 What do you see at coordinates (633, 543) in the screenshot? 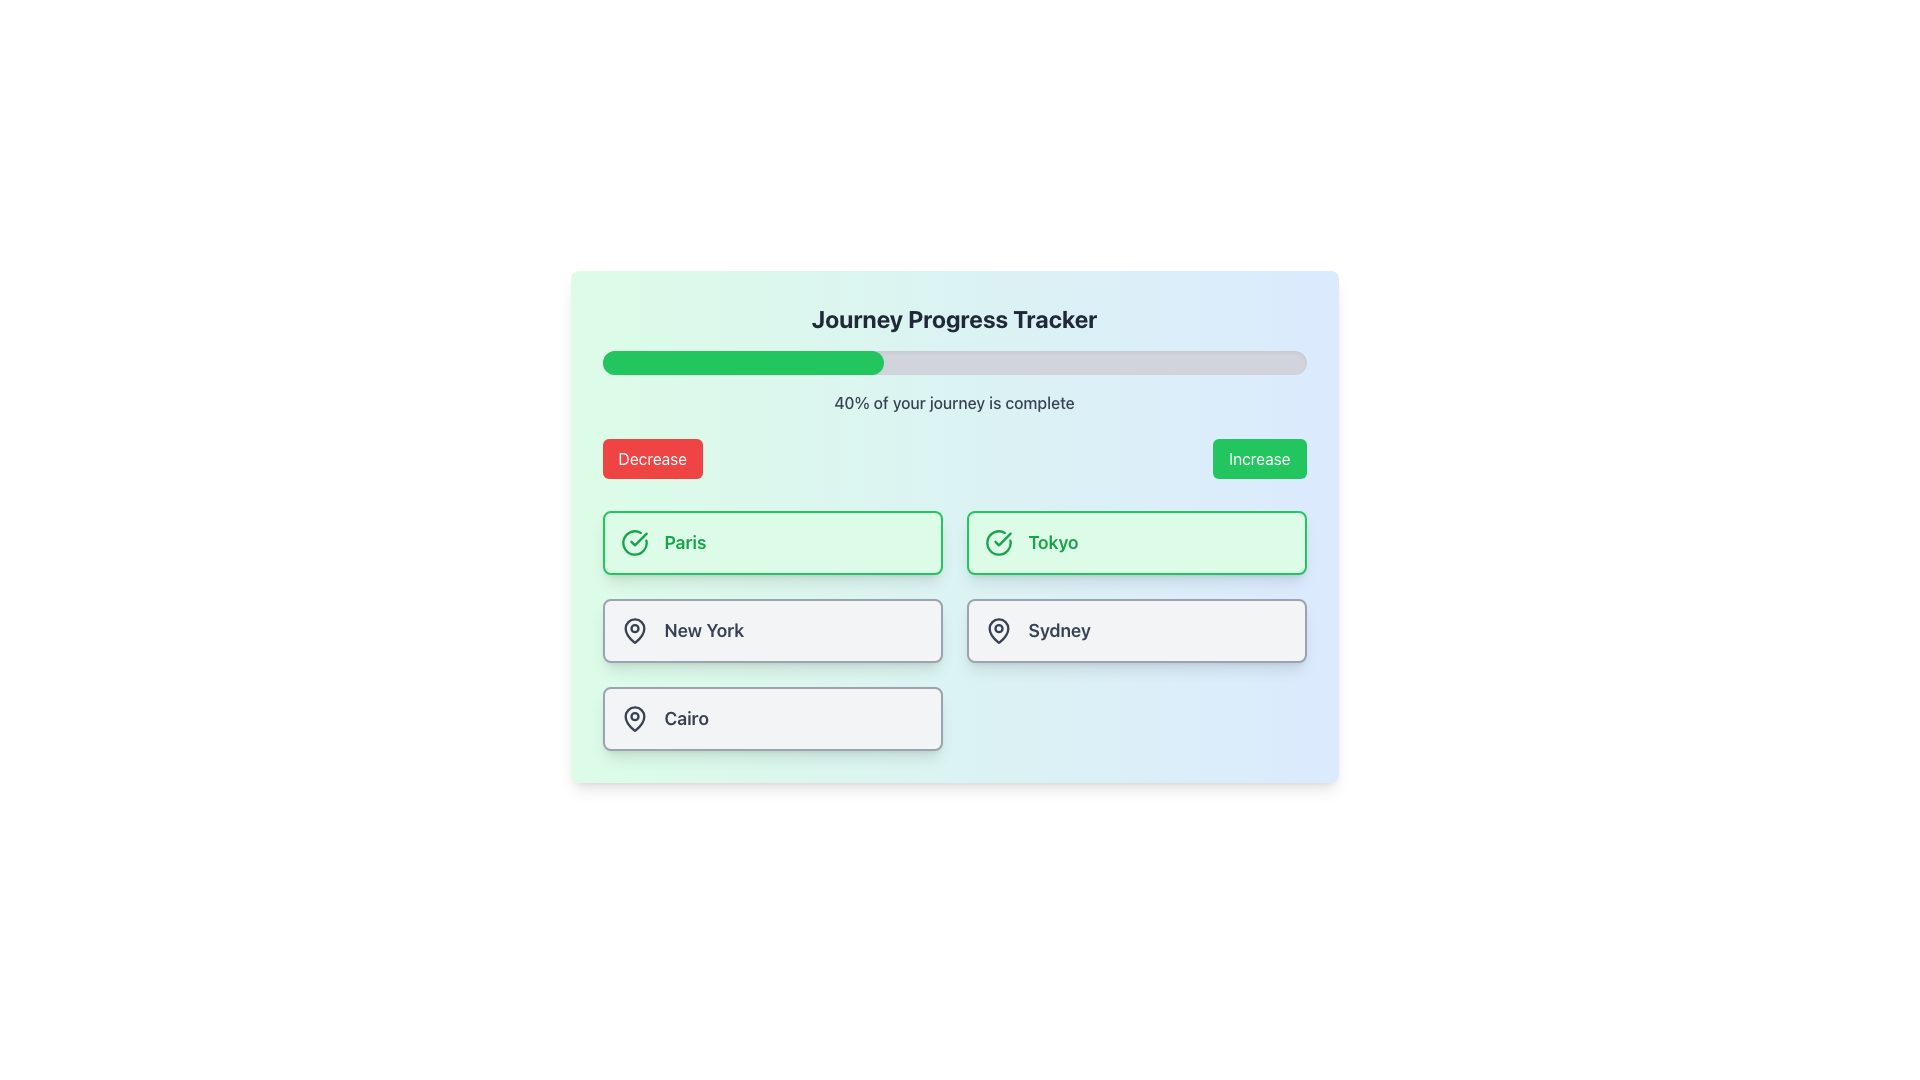
I see `the checkmark icon within the SVG component indicating selection for the 'Paris' option` at bounding box center [633, 543].